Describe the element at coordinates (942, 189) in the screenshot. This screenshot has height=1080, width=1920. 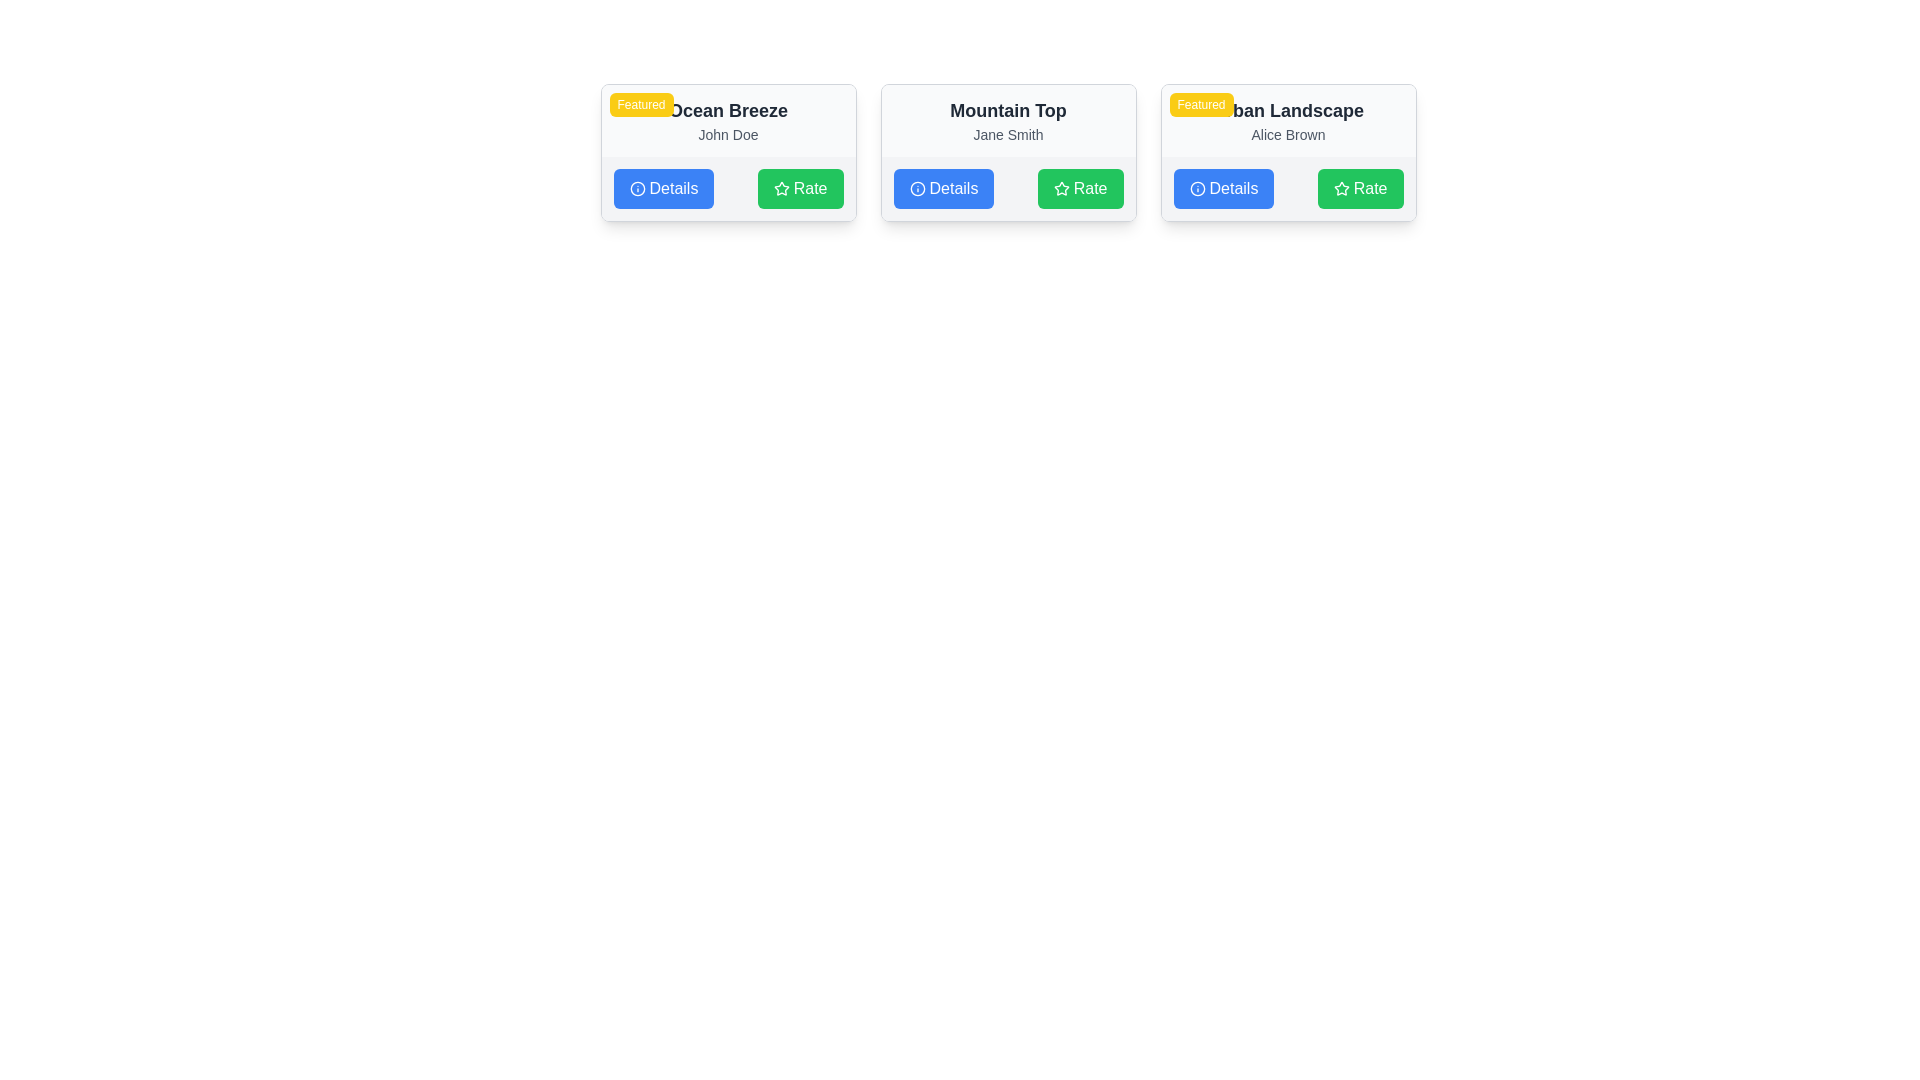
I see `the interactive button located in the 'Mountain Top' section to observe potential UI effects` at that location.